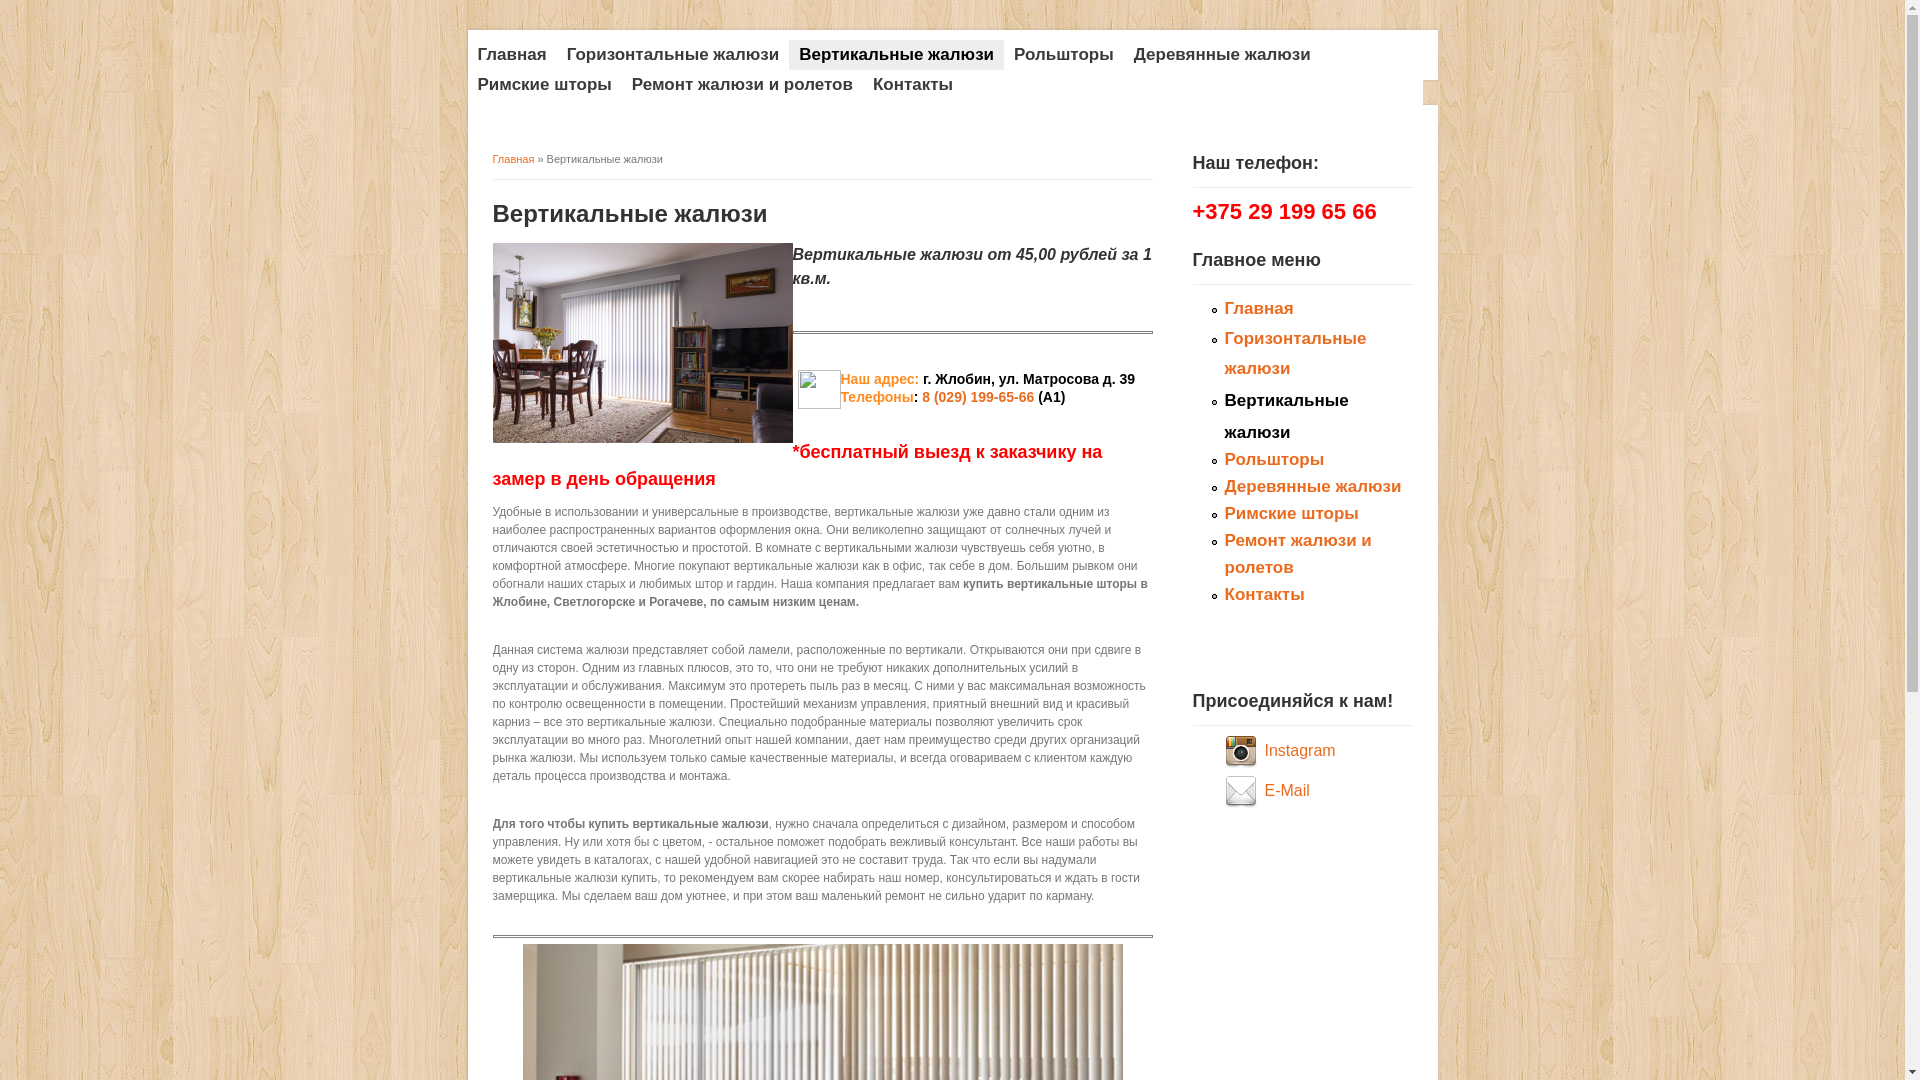 The image size is (1920, 1080). What do you see at coordinates (1299, 750) in the screenshot?
I see `'Instagram'` at bounding box center [1299, 750].